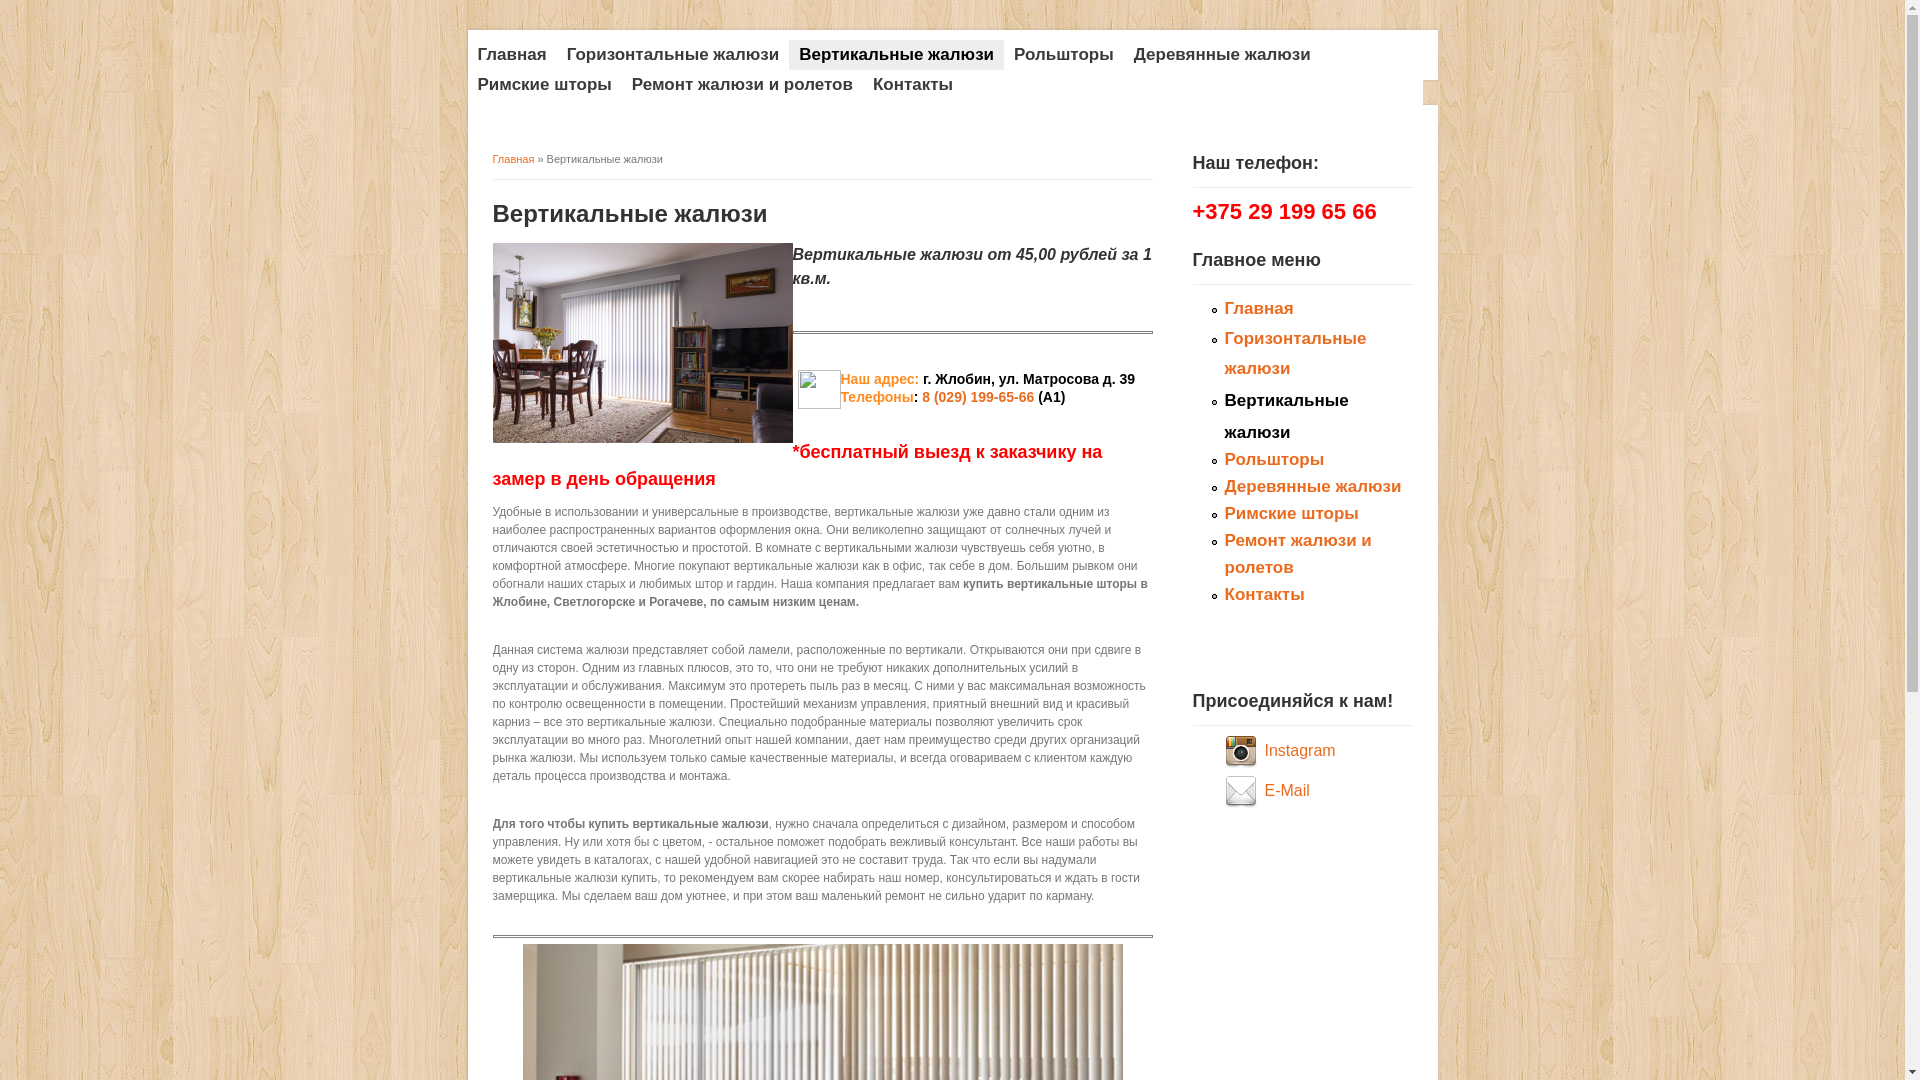 The image size is (1920, 1080). What do you see at coordinates (1299, 750) in the screenshot?
I see `'Instagram'` at bounding box center [1299, 750].